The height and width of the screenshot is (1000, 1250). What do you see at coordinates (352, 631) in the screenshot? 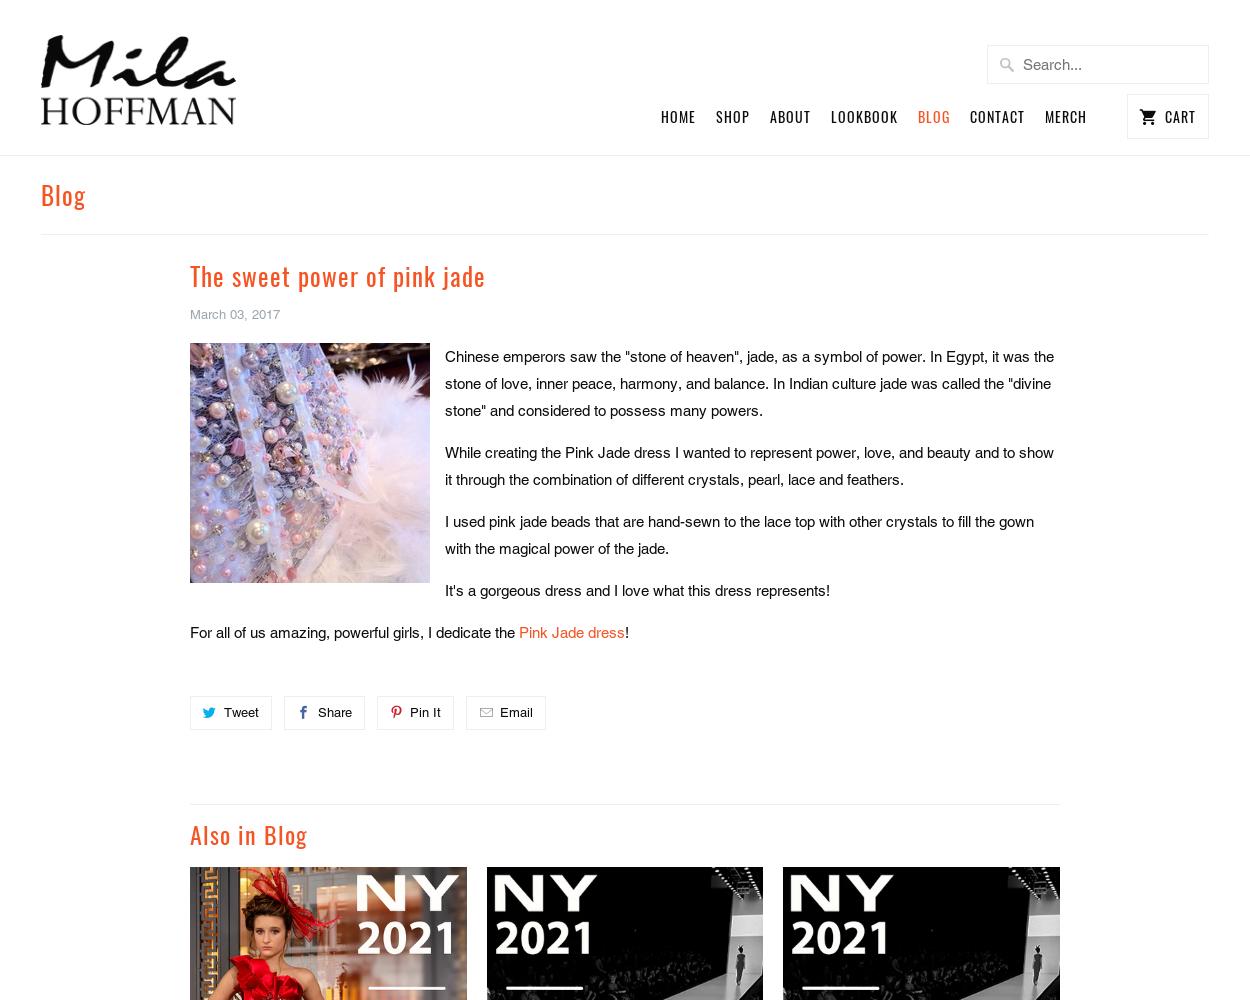
I see `'For all of us amazing, powerful girls, I dedicate the'` at bounding box center [352, 631].